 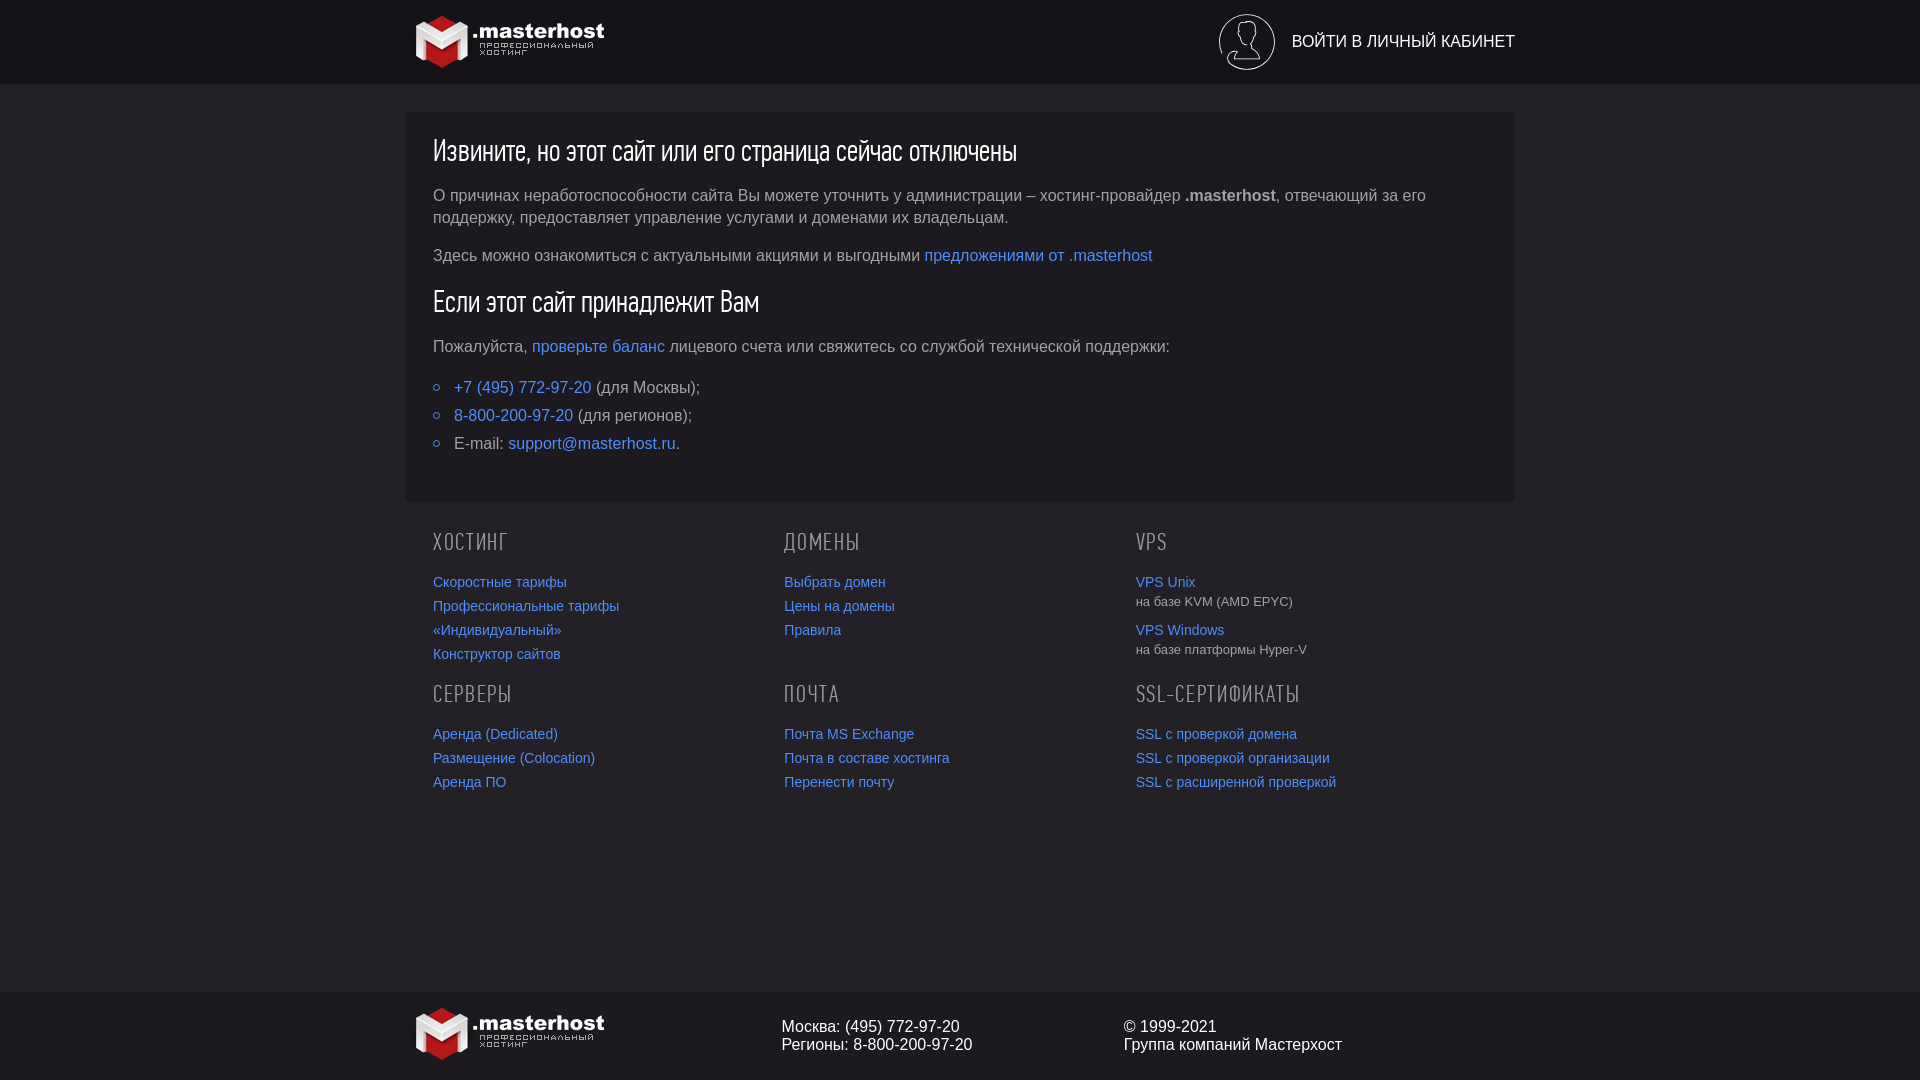 What do you see at coordinates (522, 387) in the screenshot?
I see `'+7 (495) 772-97-20'` at bounding box center [522, 387].